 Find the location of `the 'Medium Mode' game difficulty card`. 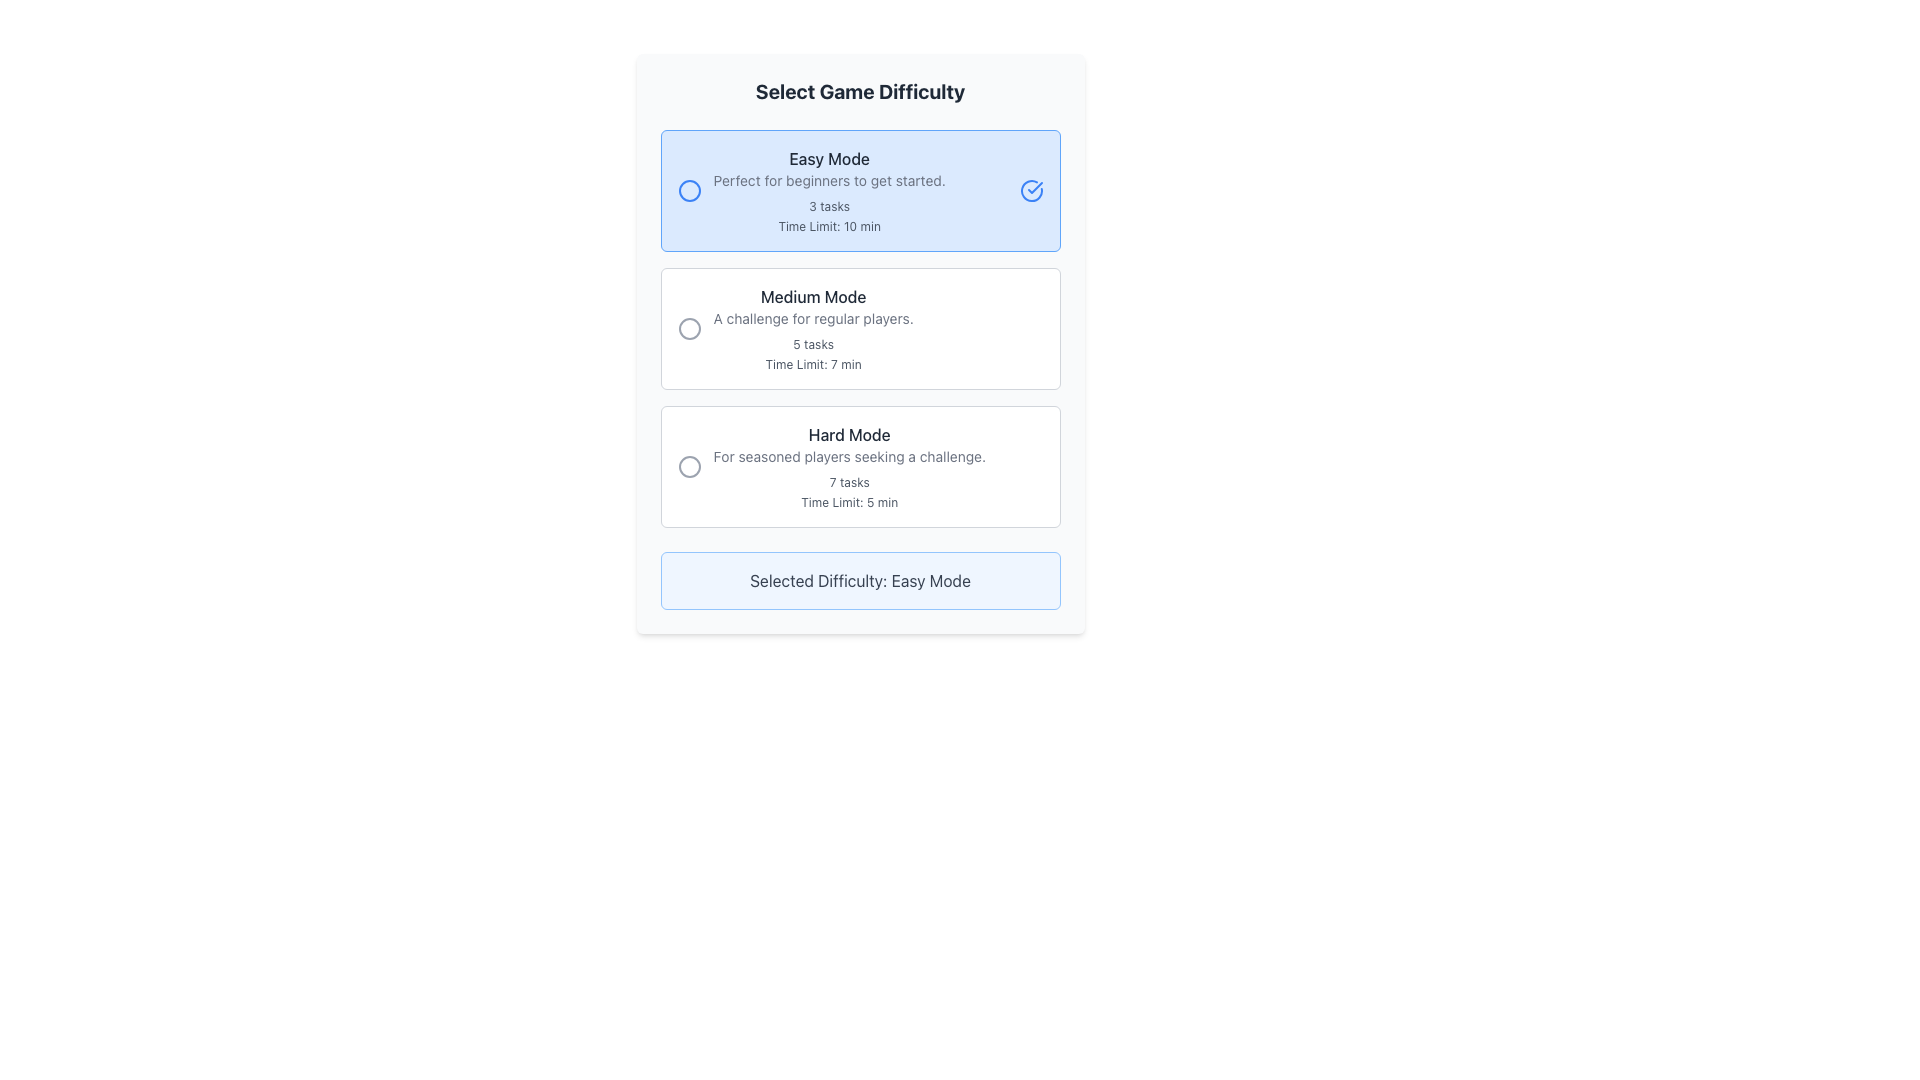

the 'Medium Mode' game difficulty card is located at coordinates (860, 327).